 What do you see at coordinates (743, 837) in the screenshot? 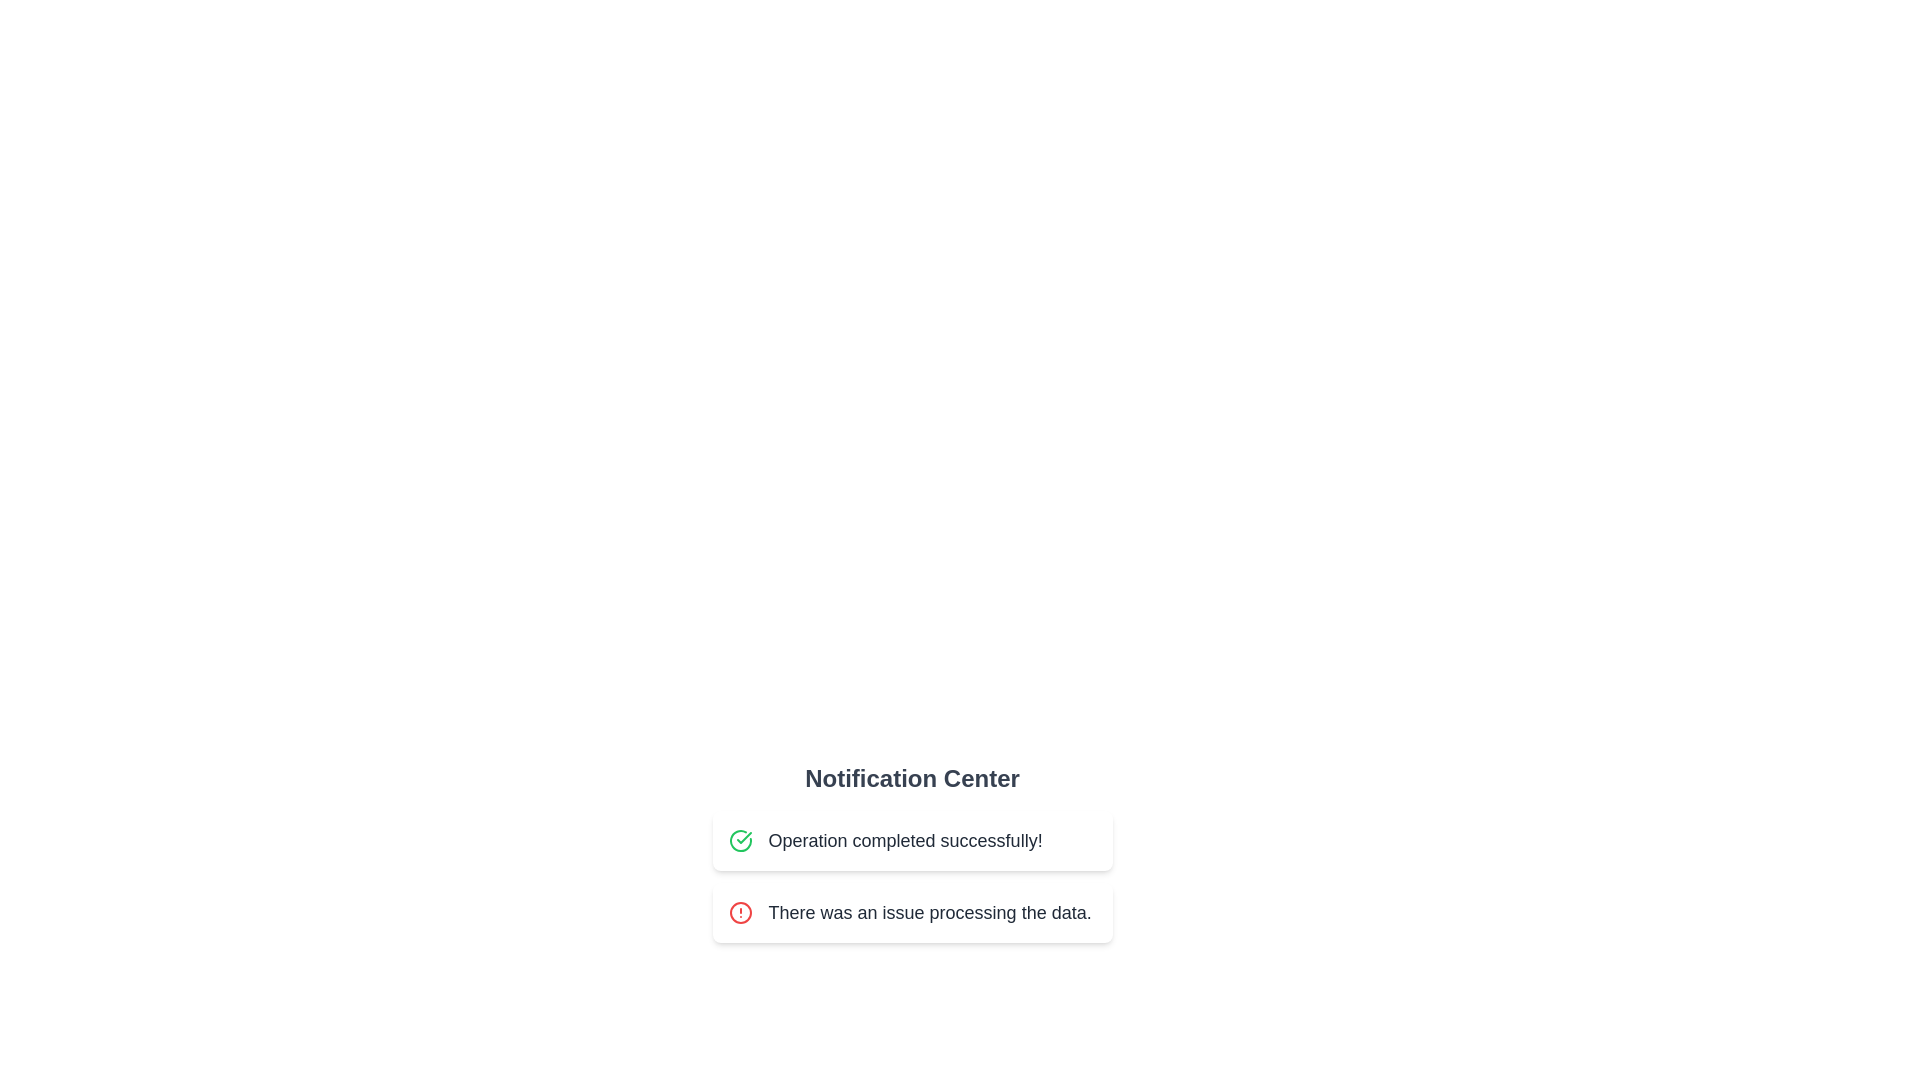
I see `the green checkmark icon within its circular boundary, which indicates a successful operation` at bounding box center [743, 837].